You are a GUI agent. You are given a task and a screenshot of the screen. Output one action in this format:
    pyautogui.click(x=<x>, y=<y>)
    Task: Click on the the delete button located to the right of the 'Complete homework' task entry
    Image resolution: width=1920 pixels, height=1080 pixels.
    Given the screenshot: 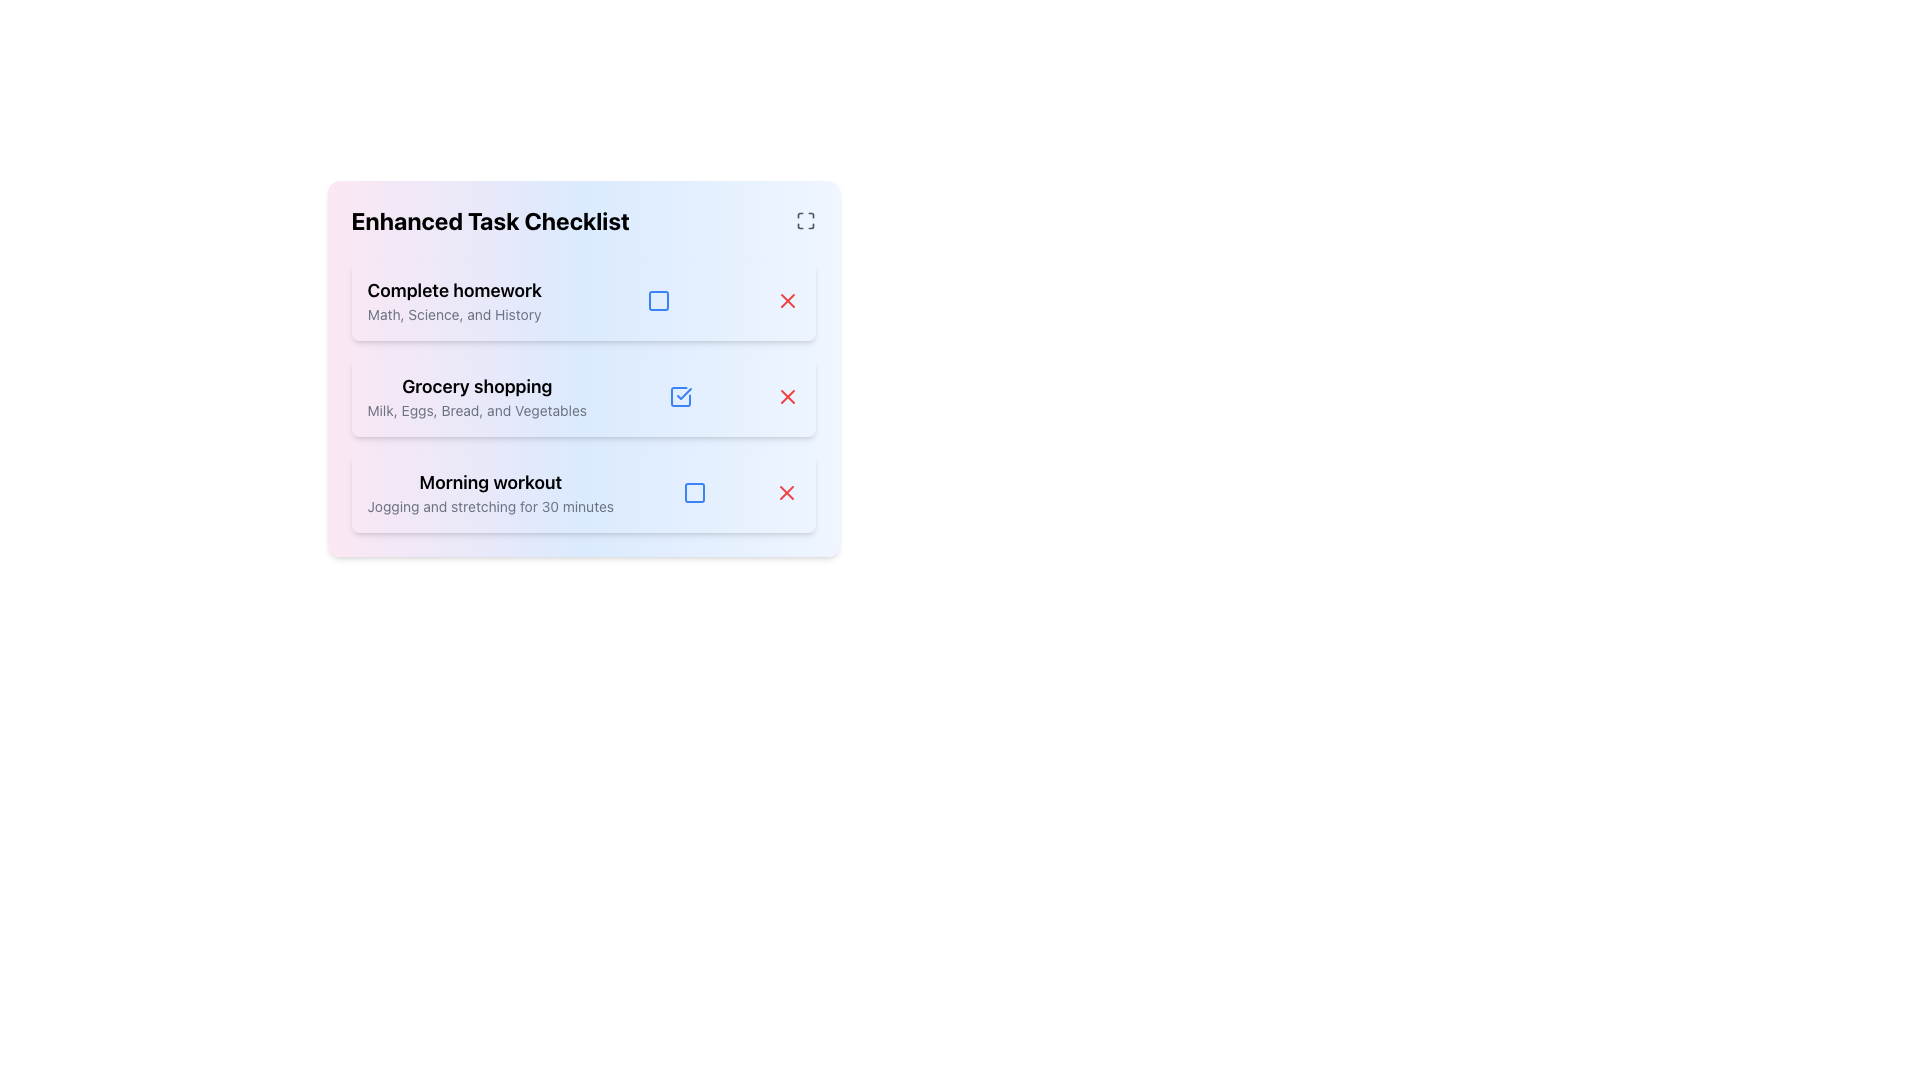 What is the action you would take?
    pyautogui.click(x=786, y=300)
    